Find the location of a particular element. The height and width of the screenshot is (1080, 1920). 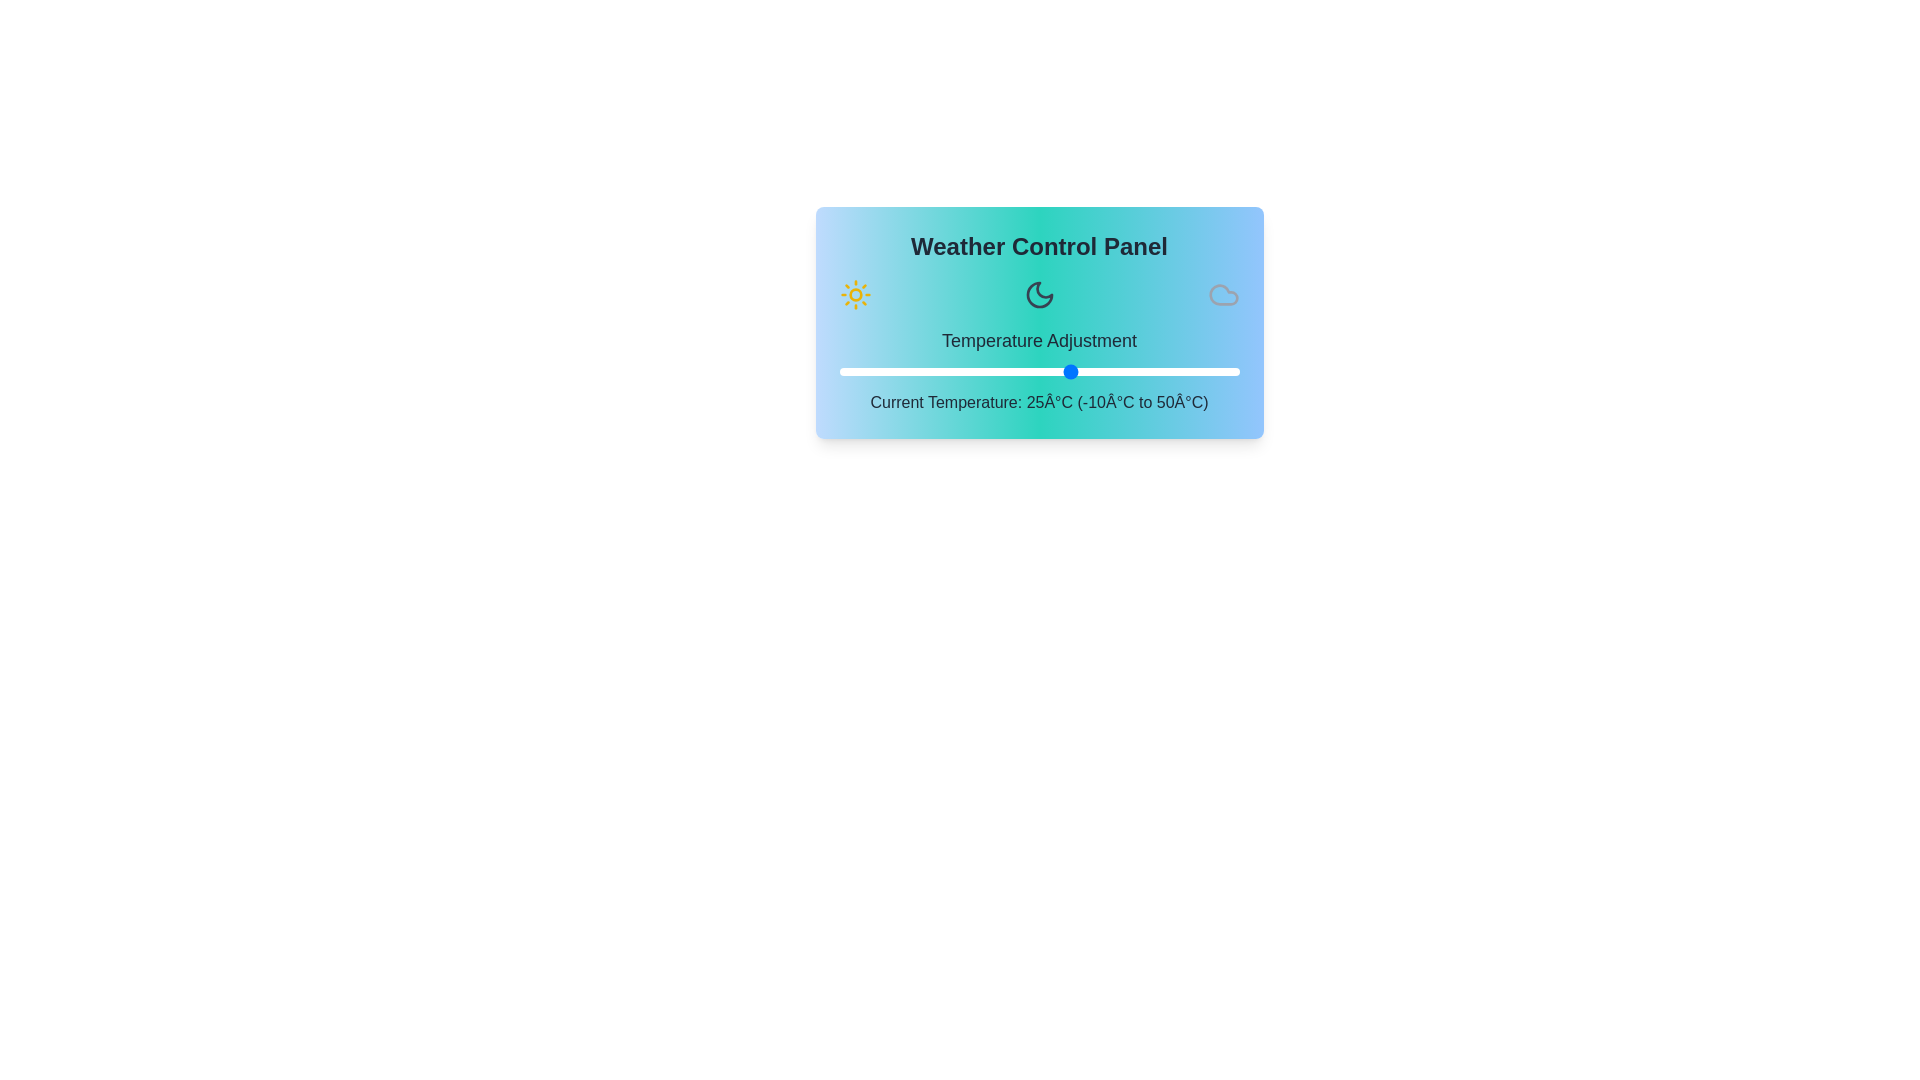

the temperature to 36°C using the slider is located at coordinates (1146, 371).